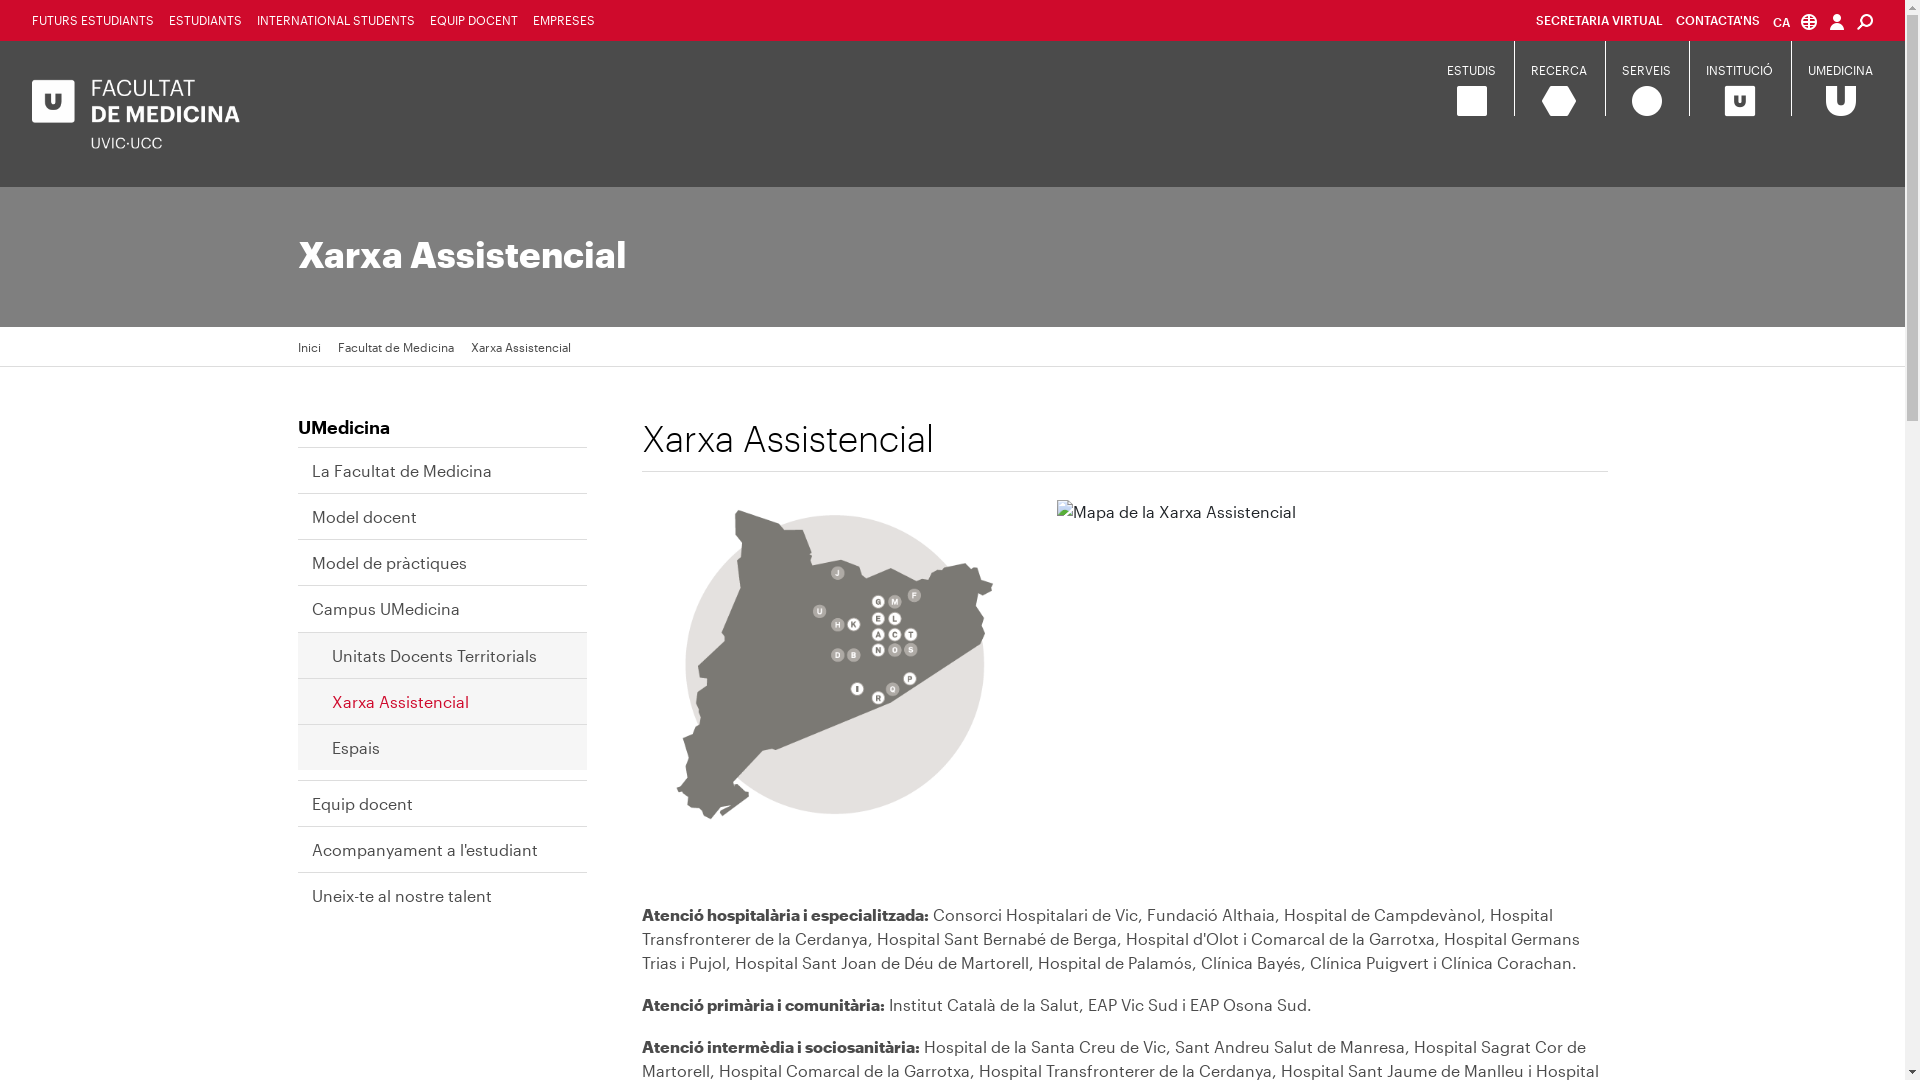 The image size is (1920, 1080). What do you see at coordinates (1717, 19) in the screenshot?
I see `'CONTACTA'NS'` at bounding box center [1717, 19].